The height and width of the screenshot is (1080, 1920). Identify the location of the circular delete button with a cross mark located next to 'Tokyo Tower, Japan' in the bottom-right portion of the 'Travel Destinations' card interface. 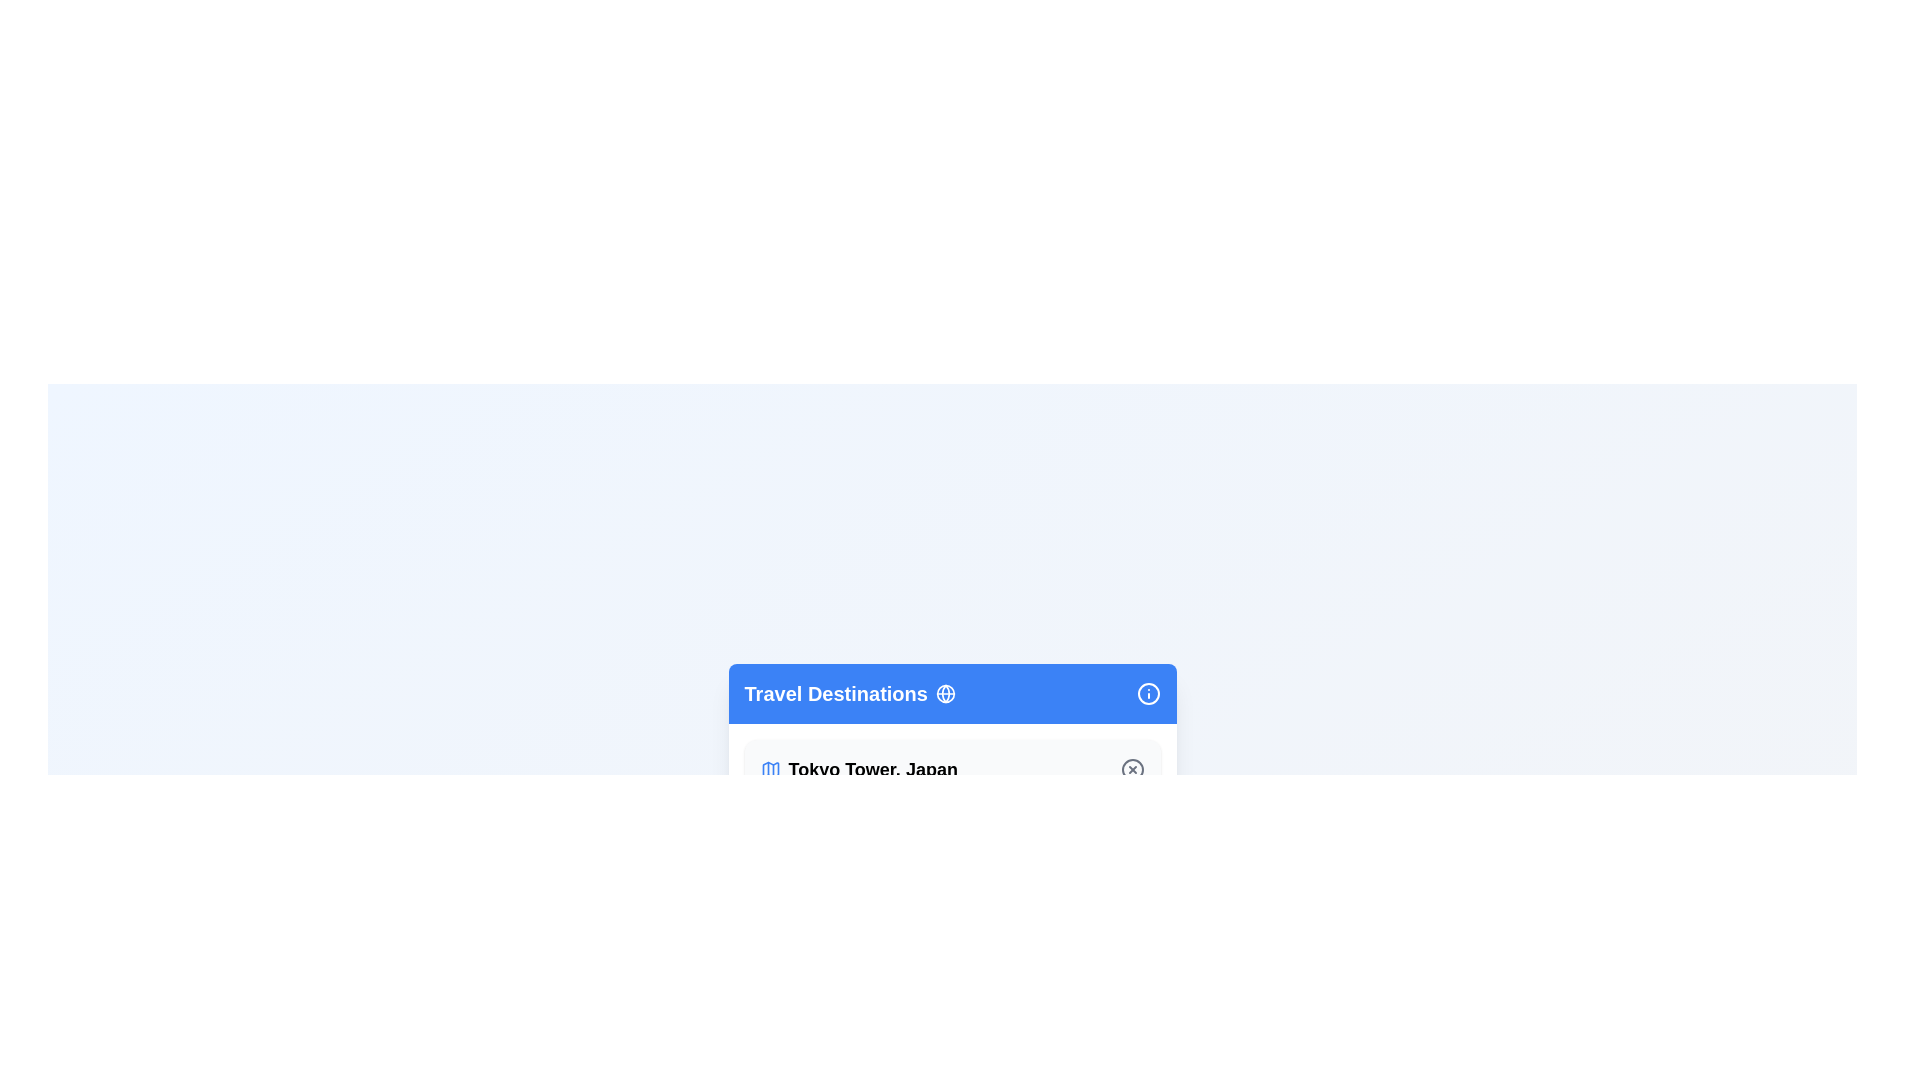
(1132, 769).